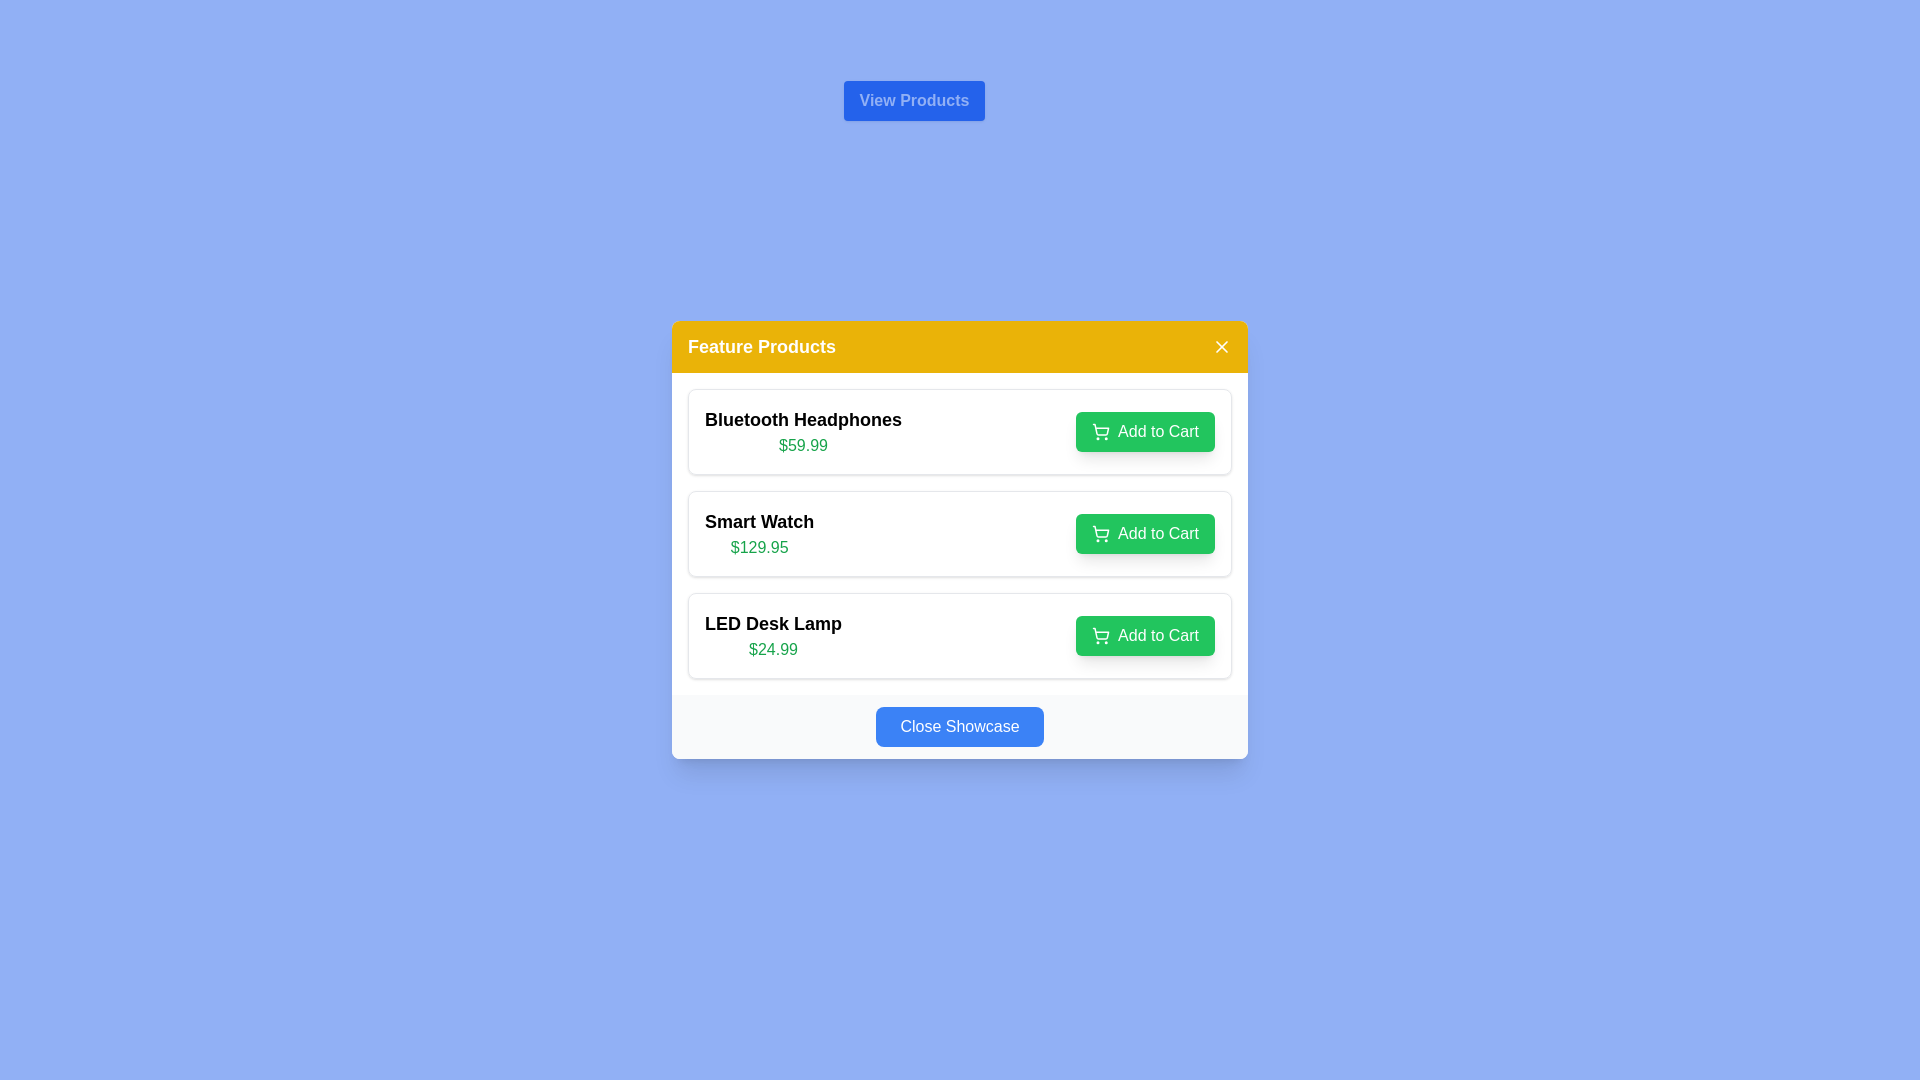 Image resolution: width=1920 pixels, height=1080 pixels. I want to click on the shopping cart vector graphic icon located on the 'Add to Cart' button for the 'LED Desk Lamp' product, positioned near the left edge of the button, so click(1100, 636).